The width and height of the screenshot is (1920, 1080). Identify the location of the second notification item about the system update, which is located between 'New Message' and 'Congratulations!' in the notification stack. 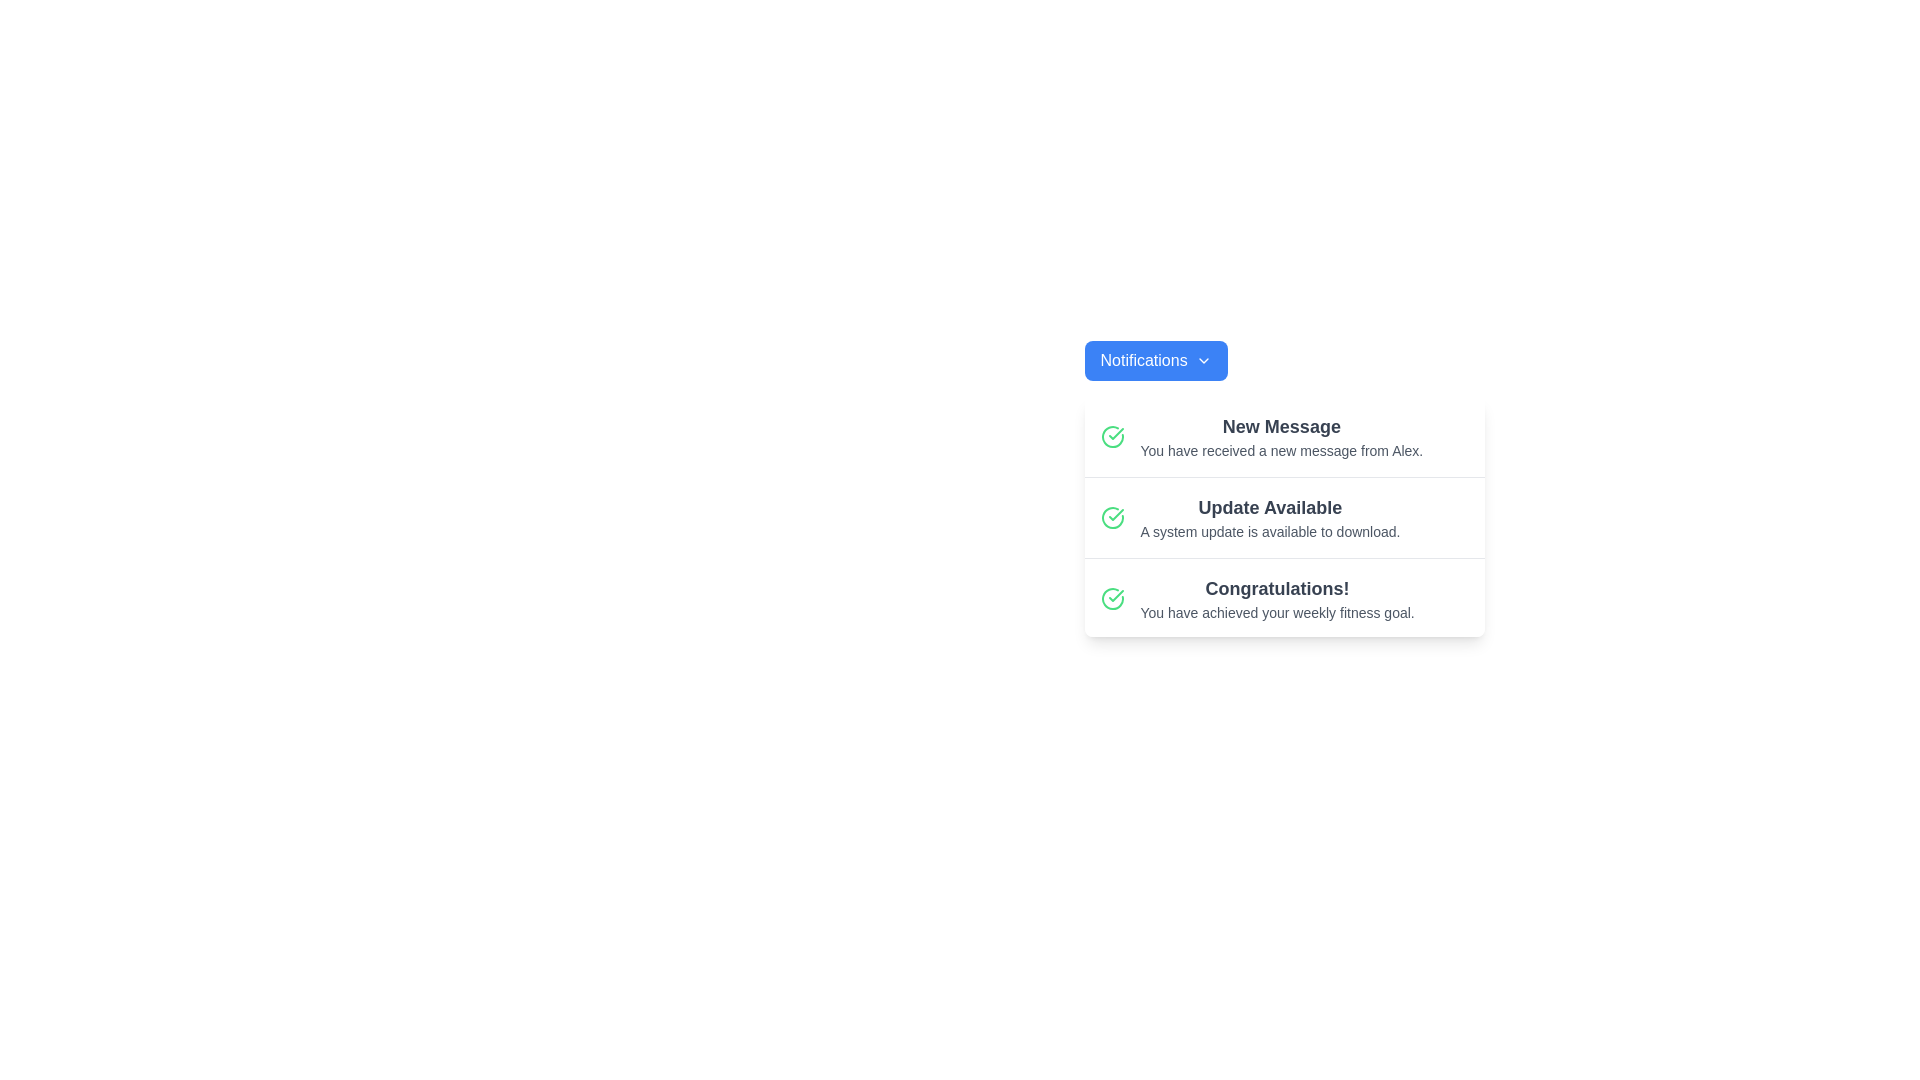
(1284, 517).